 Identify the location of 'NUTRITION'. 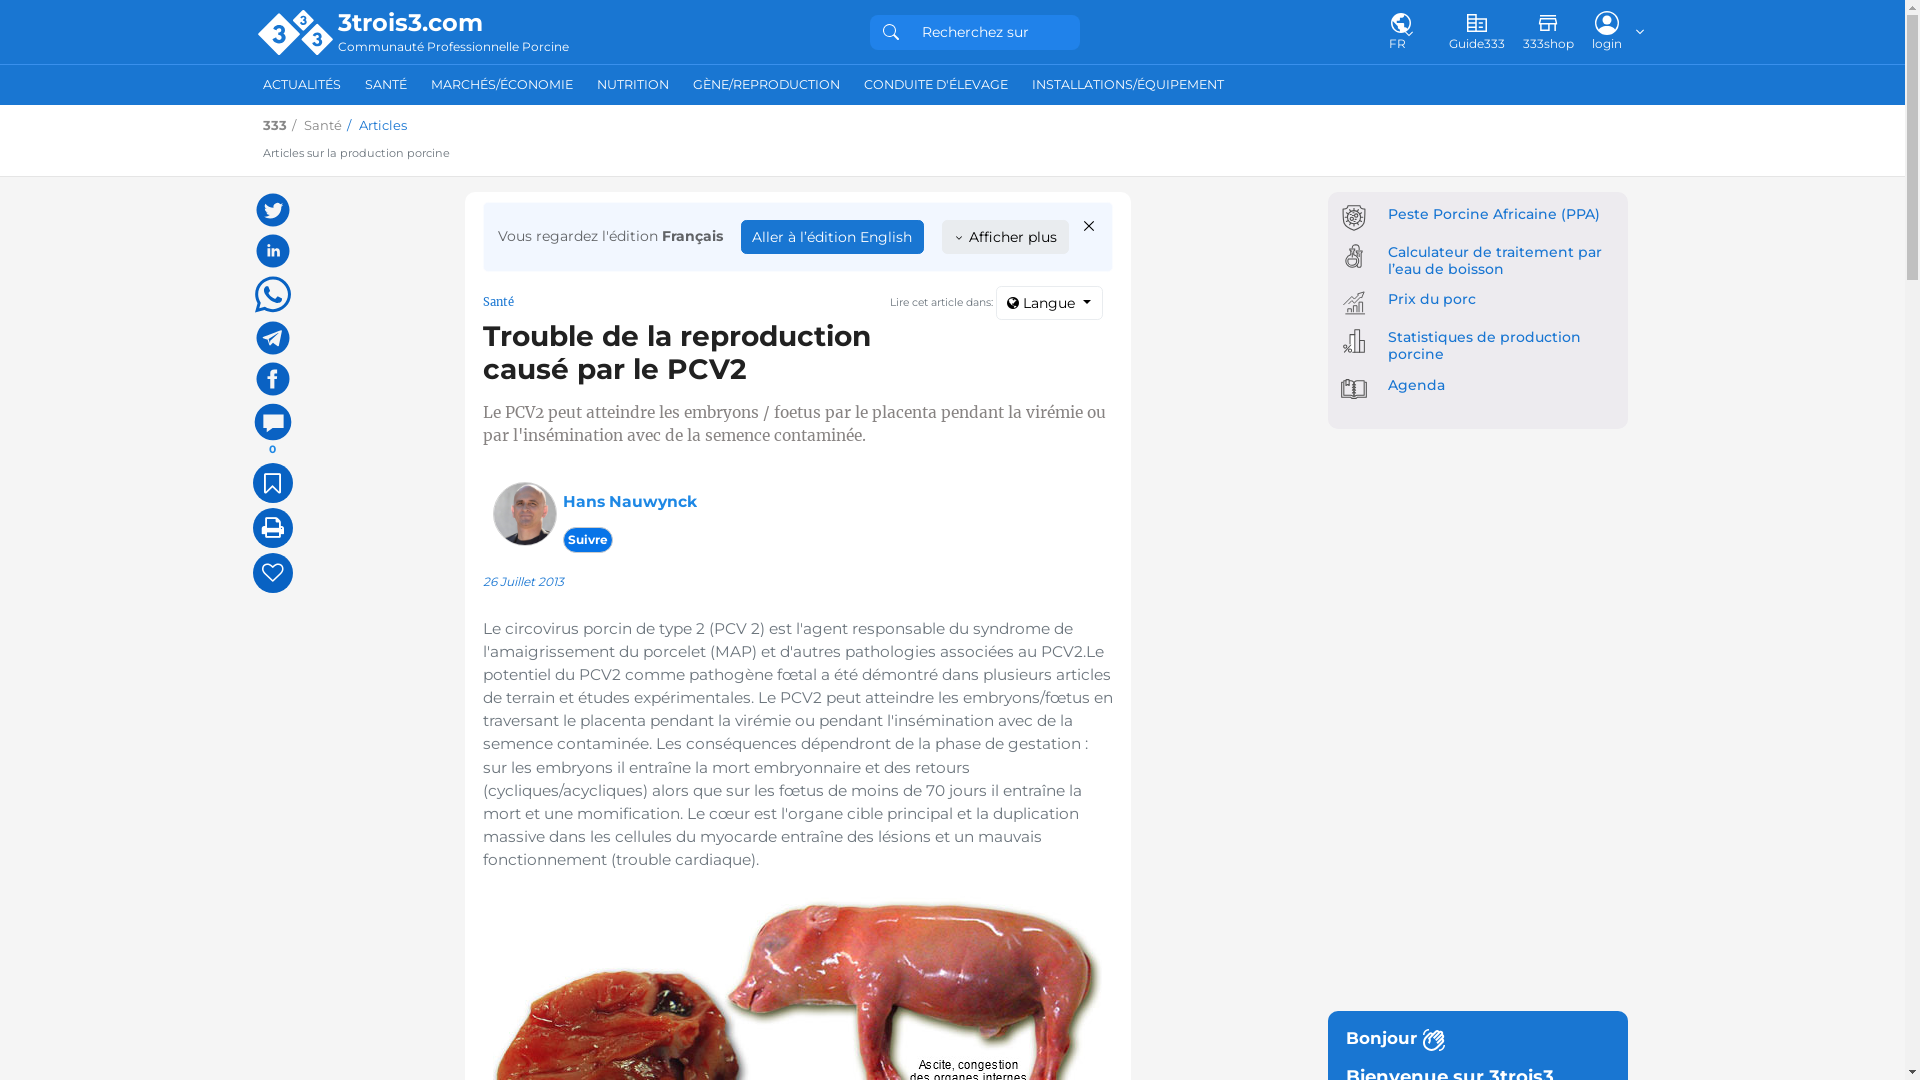
(631, 83).